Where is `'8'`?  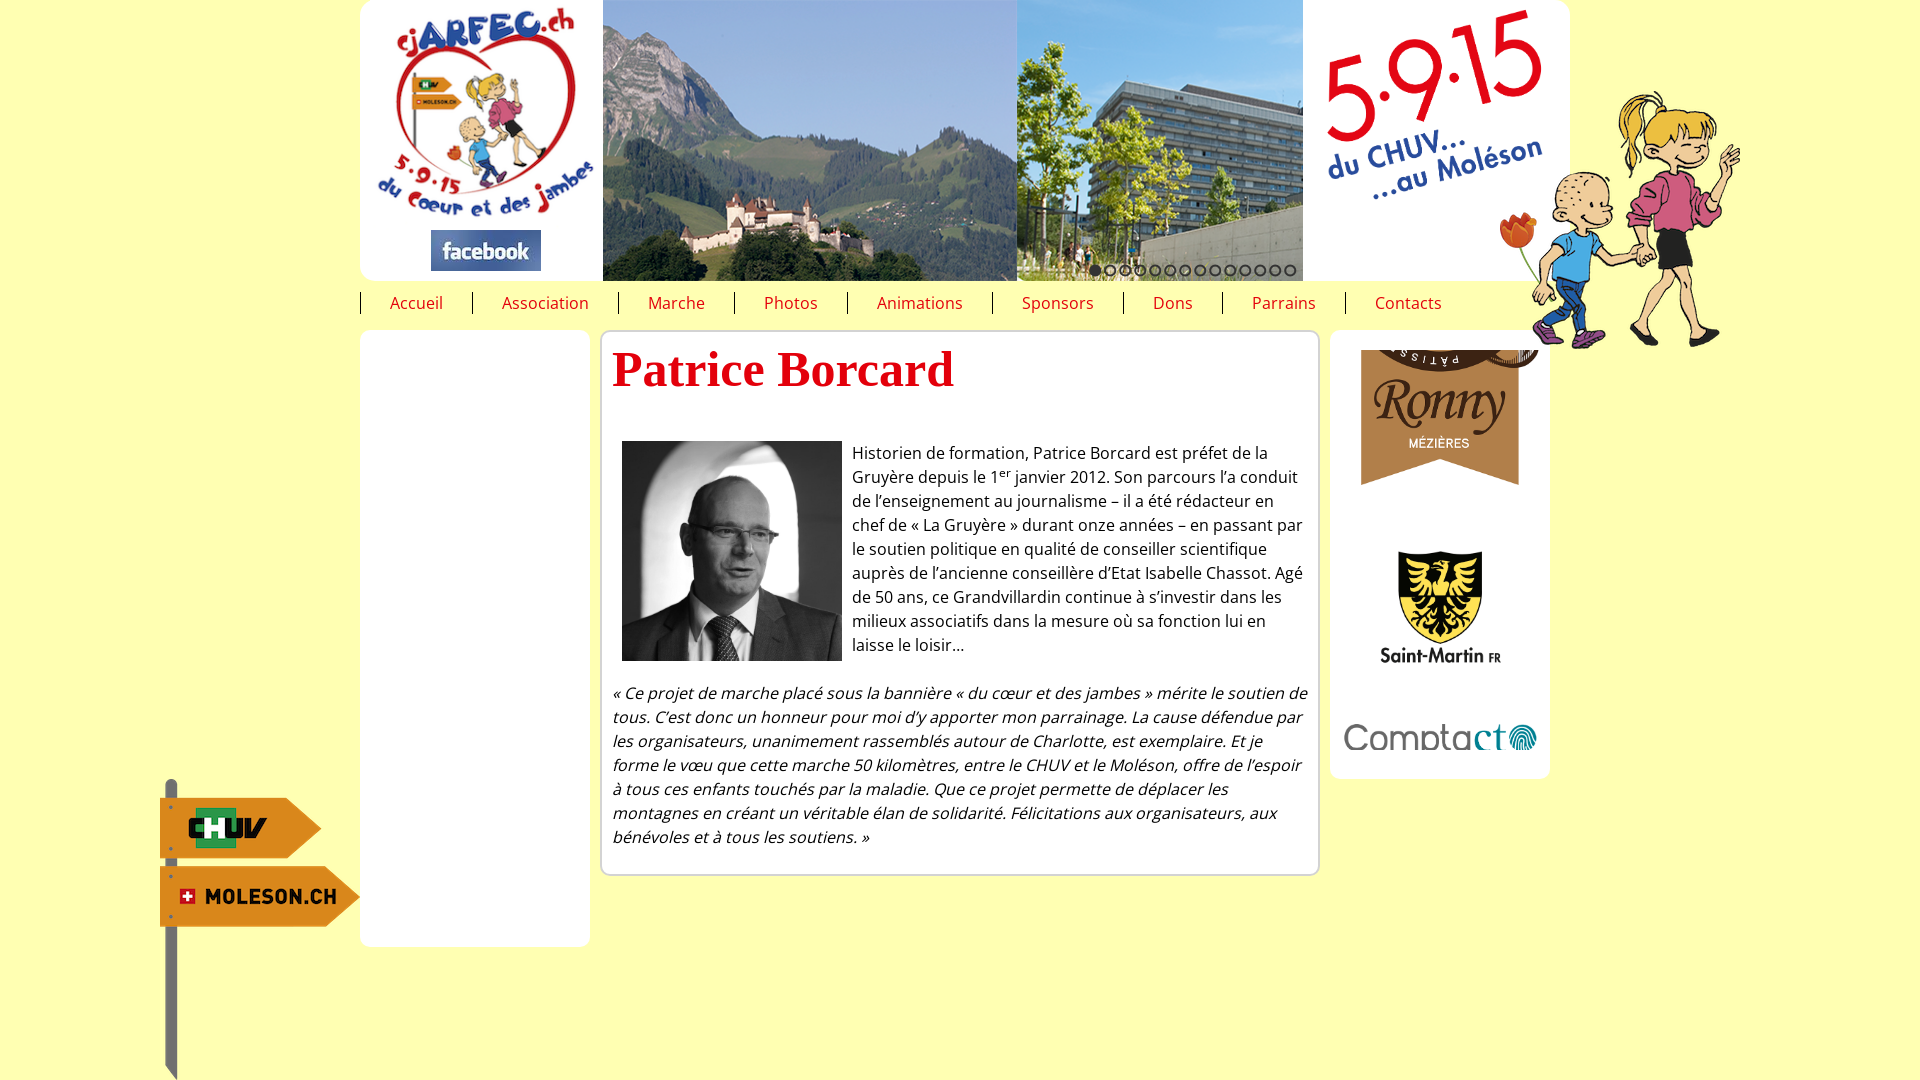
'8' is located at coordinates (1200, 270).